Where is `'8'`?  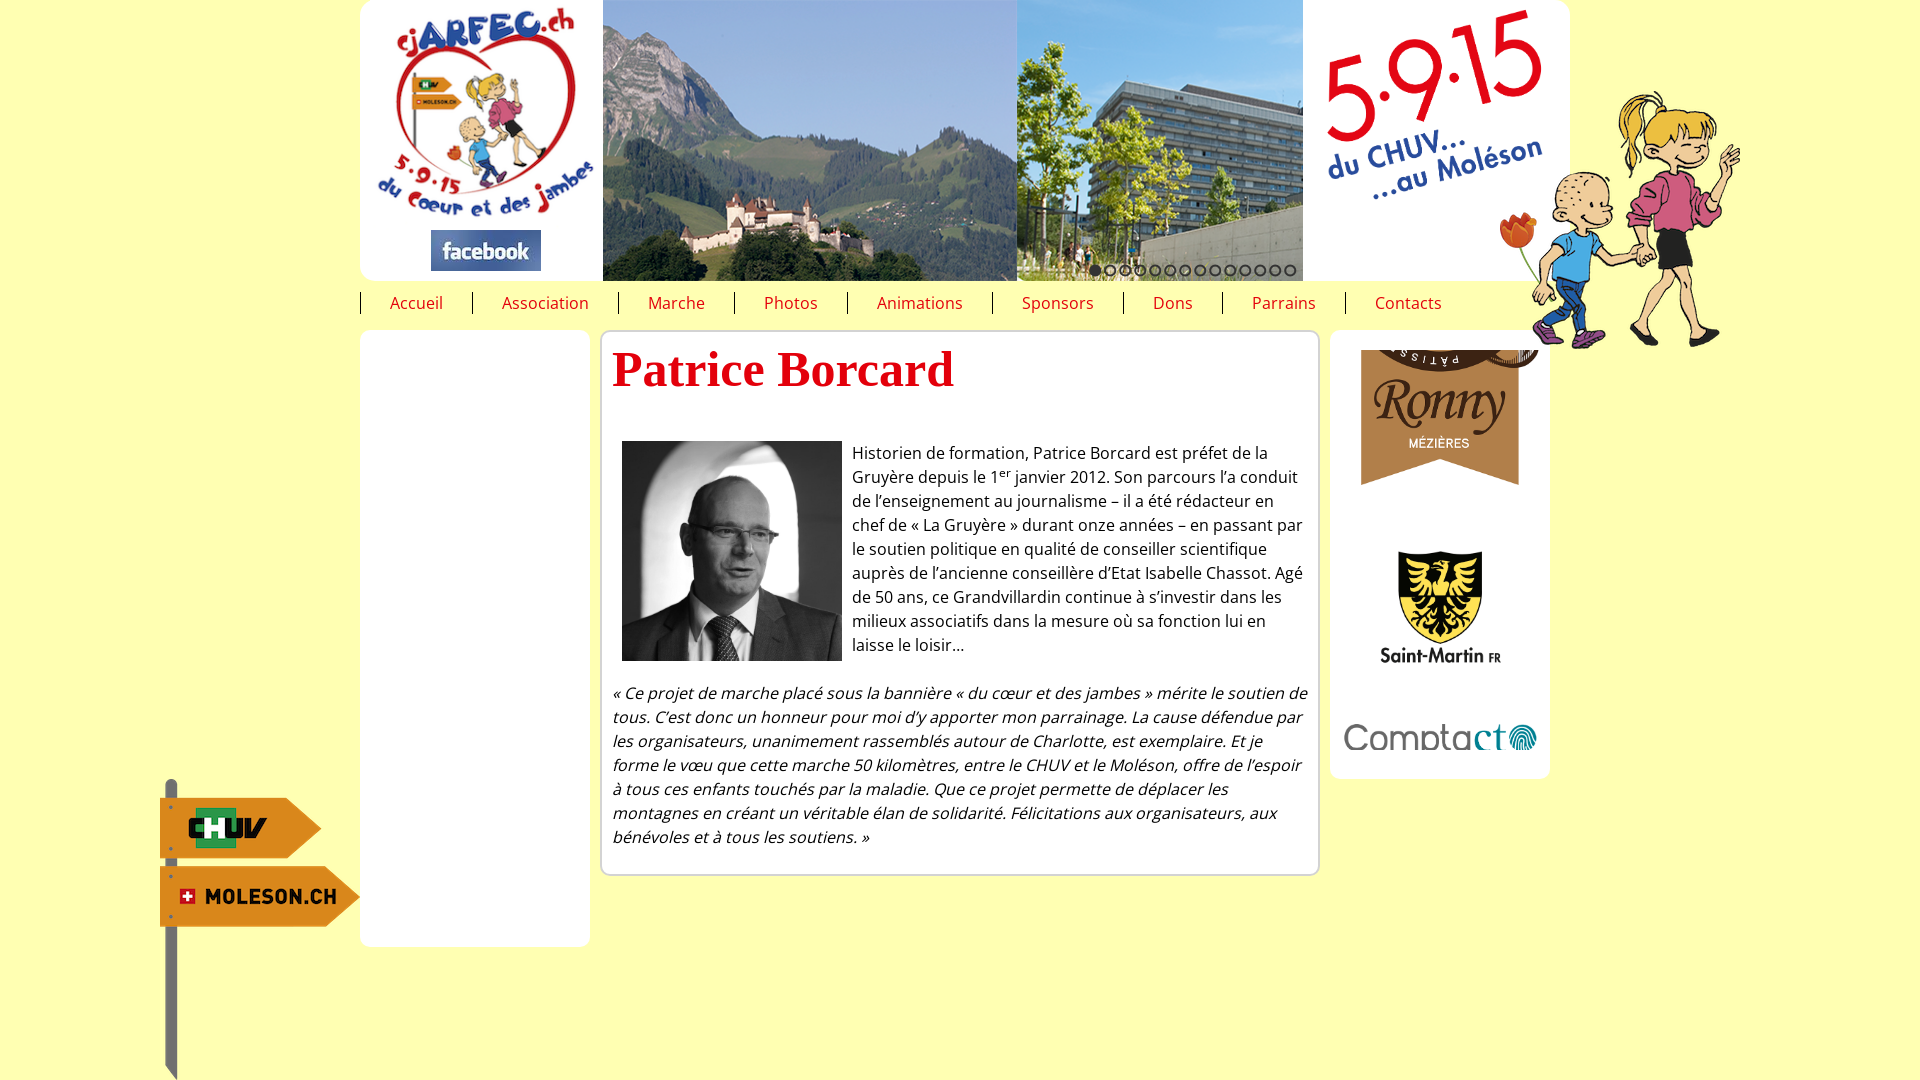
'8' is located at coordinates (1200, 270).